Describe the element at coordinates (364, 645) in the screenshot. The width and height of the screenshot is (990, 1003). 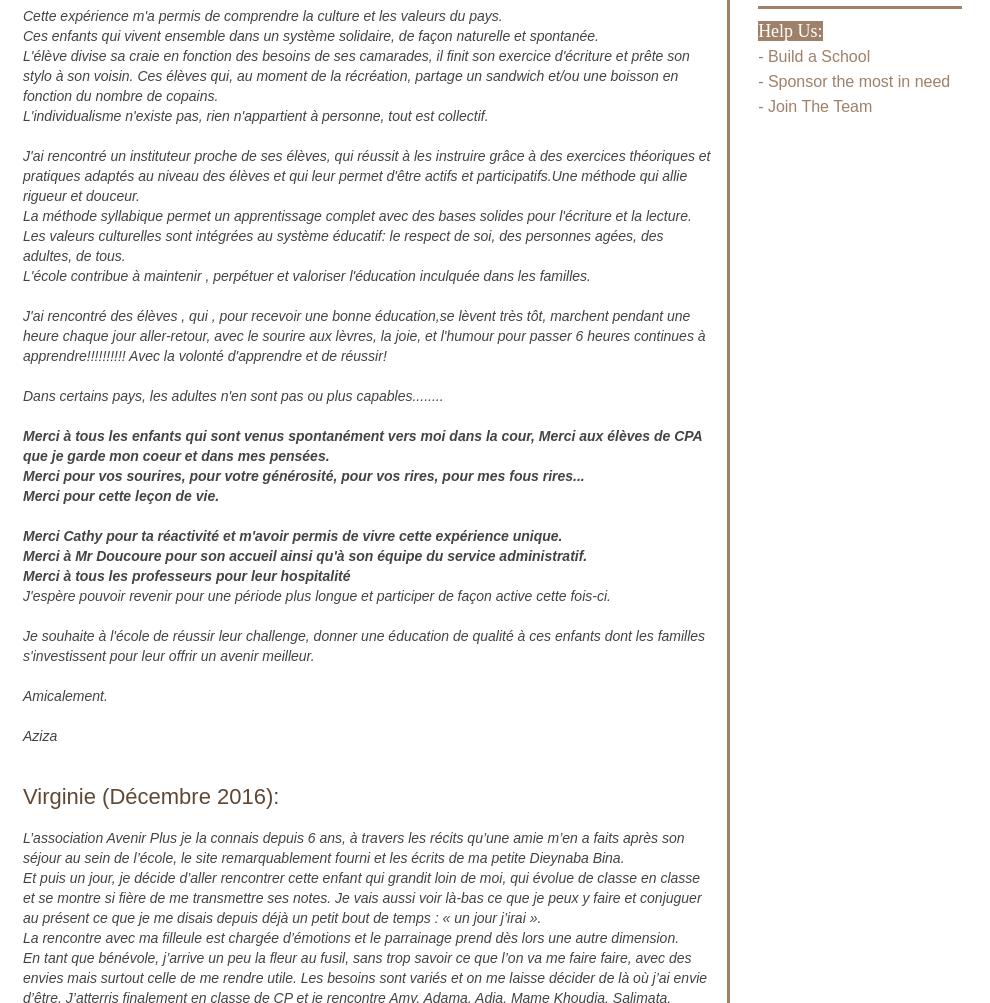
I see `'Je souhaite à l'école de réussir leur challenge, donner une éducation de qualité à ces enfants dont les familles s'investissent pour leur offrir un avenir meilleur.'` at that location.